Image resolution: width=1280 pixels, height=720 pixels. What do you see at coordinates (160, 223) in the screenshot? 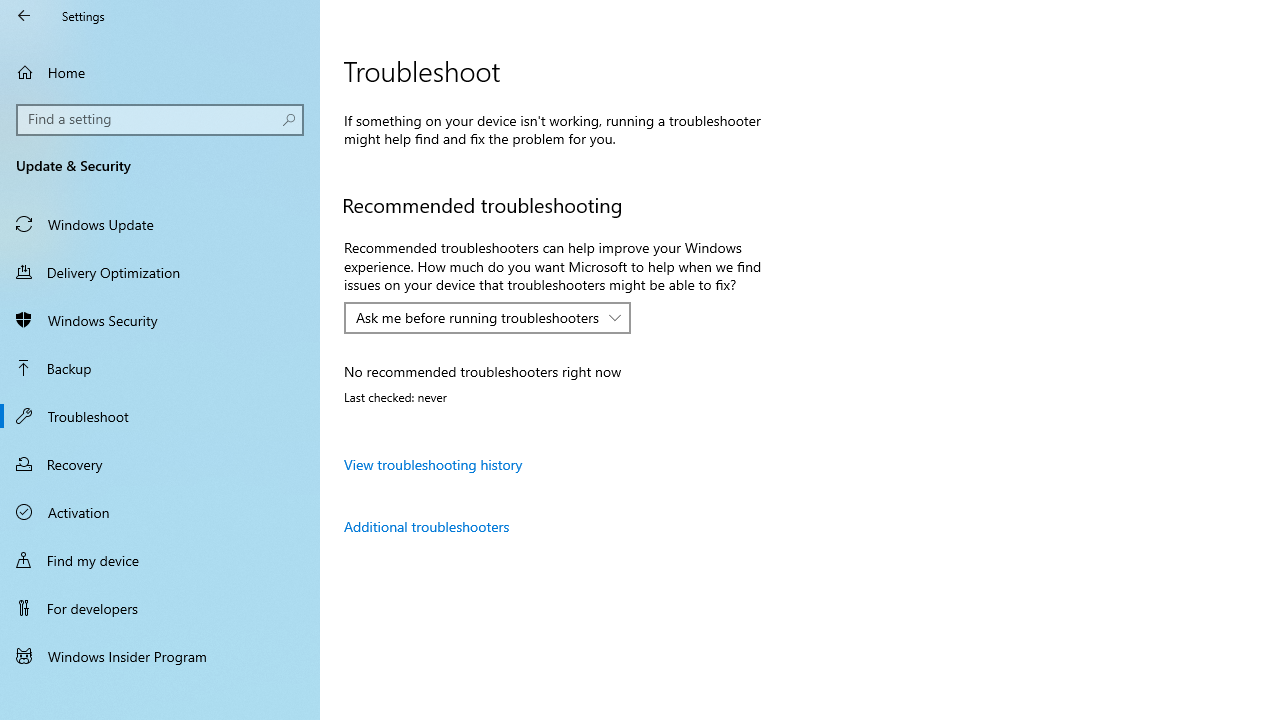
I see `'Windows Update'` at bounding box center [160, 223].